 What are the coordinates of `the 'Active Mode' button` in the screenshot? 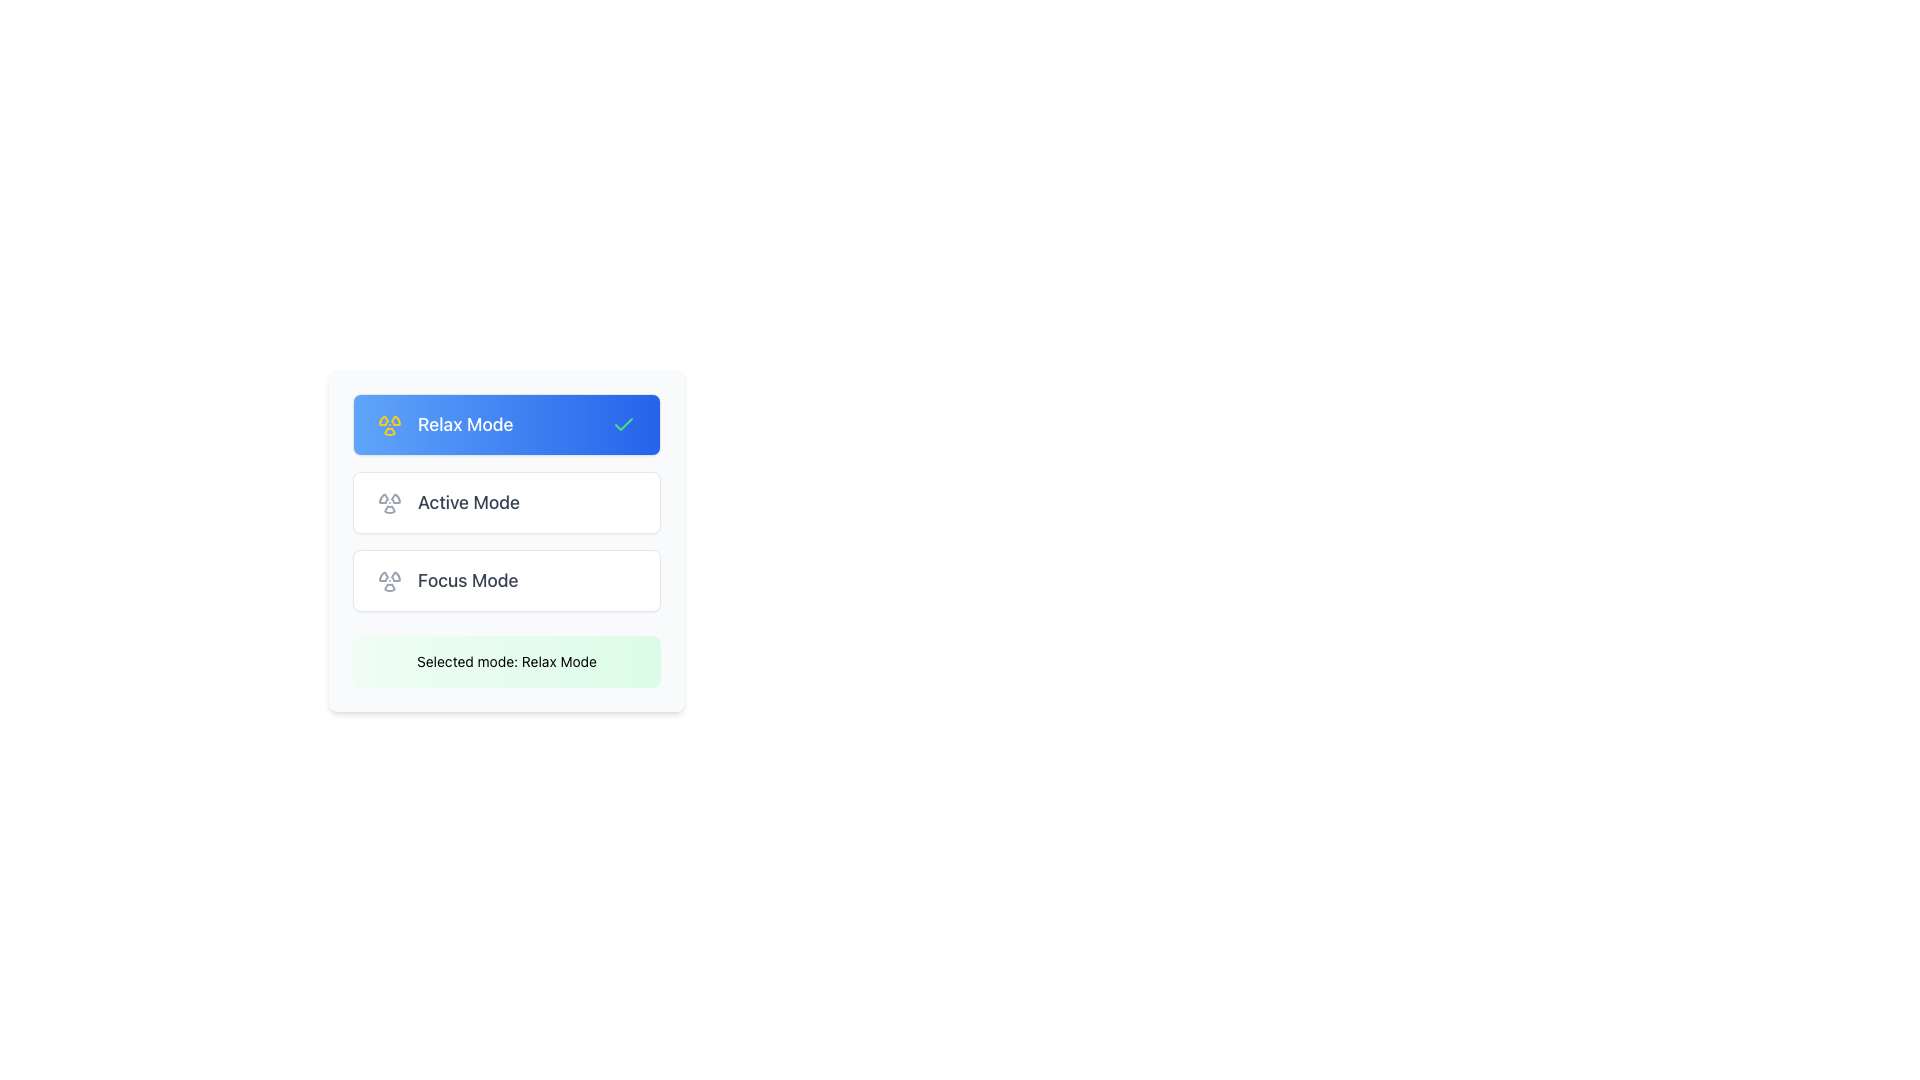 It's located at (507, 501).